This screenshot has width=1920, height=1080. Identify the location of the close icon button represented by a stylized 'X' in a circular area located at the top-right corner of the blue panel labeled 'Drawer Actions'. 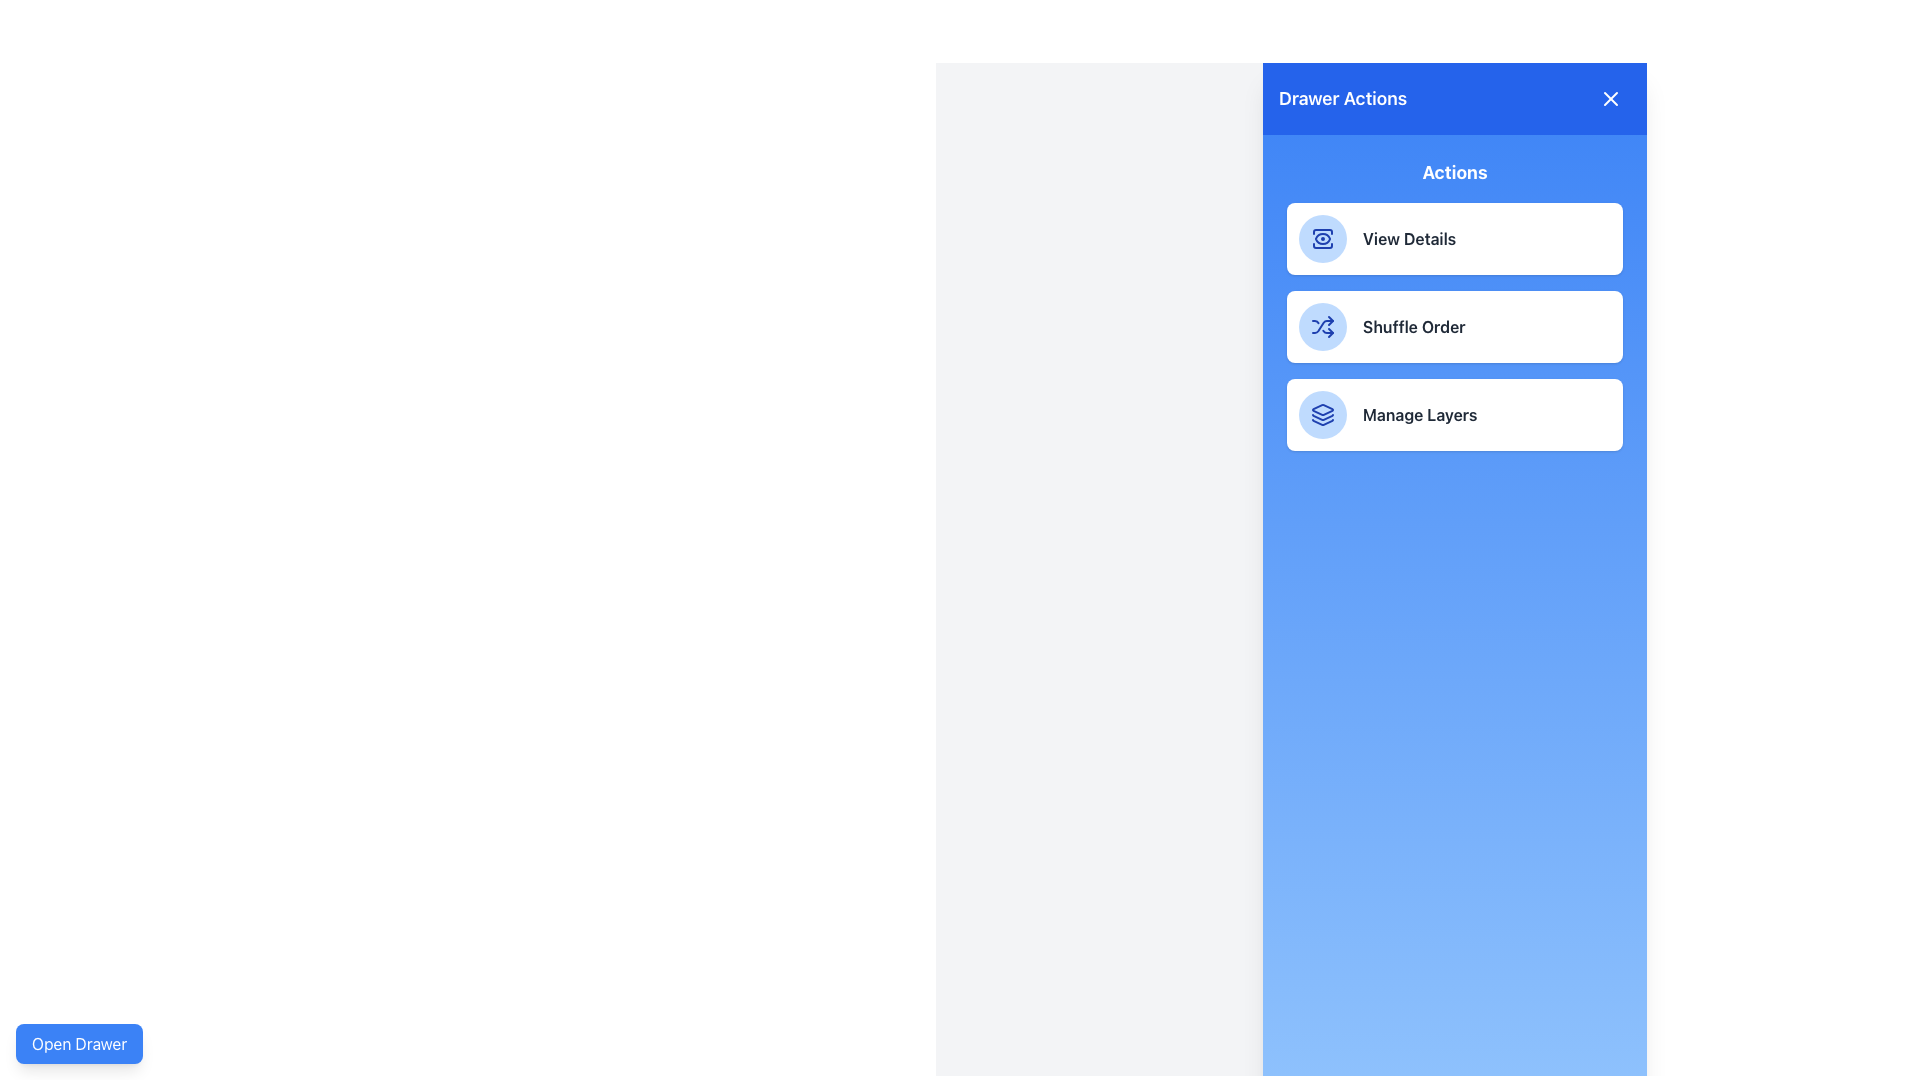
(1611, 99).